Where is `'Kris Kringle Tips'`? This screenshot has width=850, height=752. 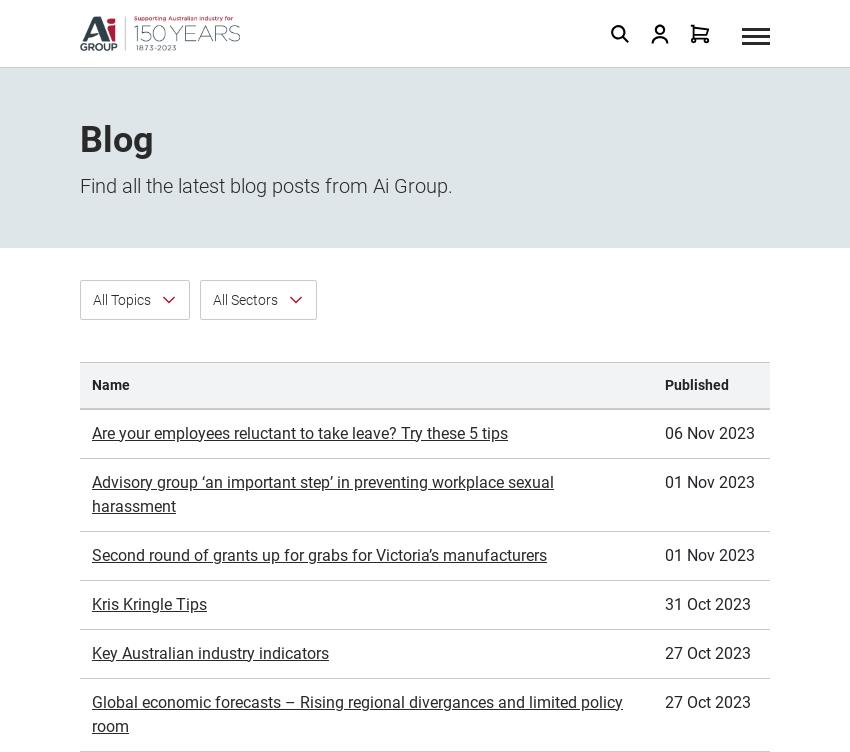 'Kris Kringle Tips' is located at coordinates (149, 380).